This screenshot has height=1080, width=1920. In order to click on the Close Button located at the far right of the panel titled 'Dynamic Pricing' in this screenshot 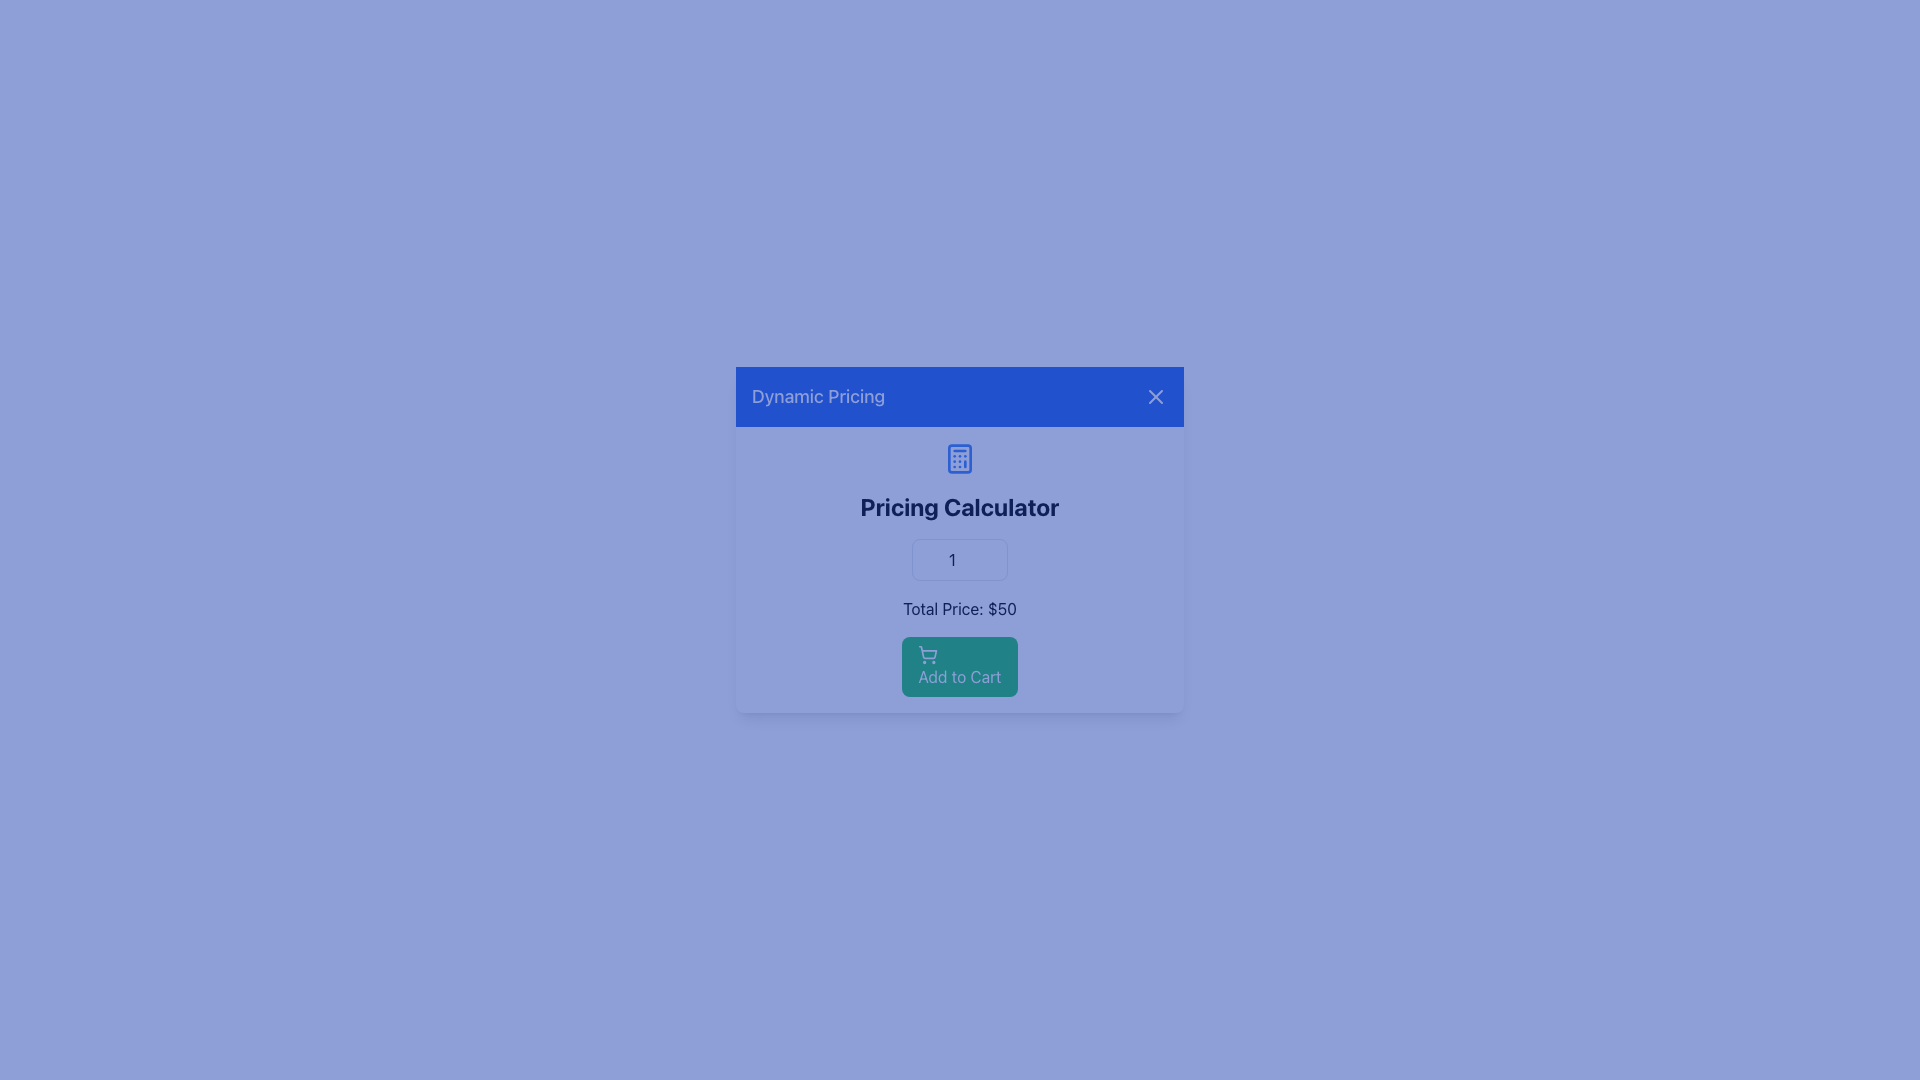, I will do `click(1156, 397)`.